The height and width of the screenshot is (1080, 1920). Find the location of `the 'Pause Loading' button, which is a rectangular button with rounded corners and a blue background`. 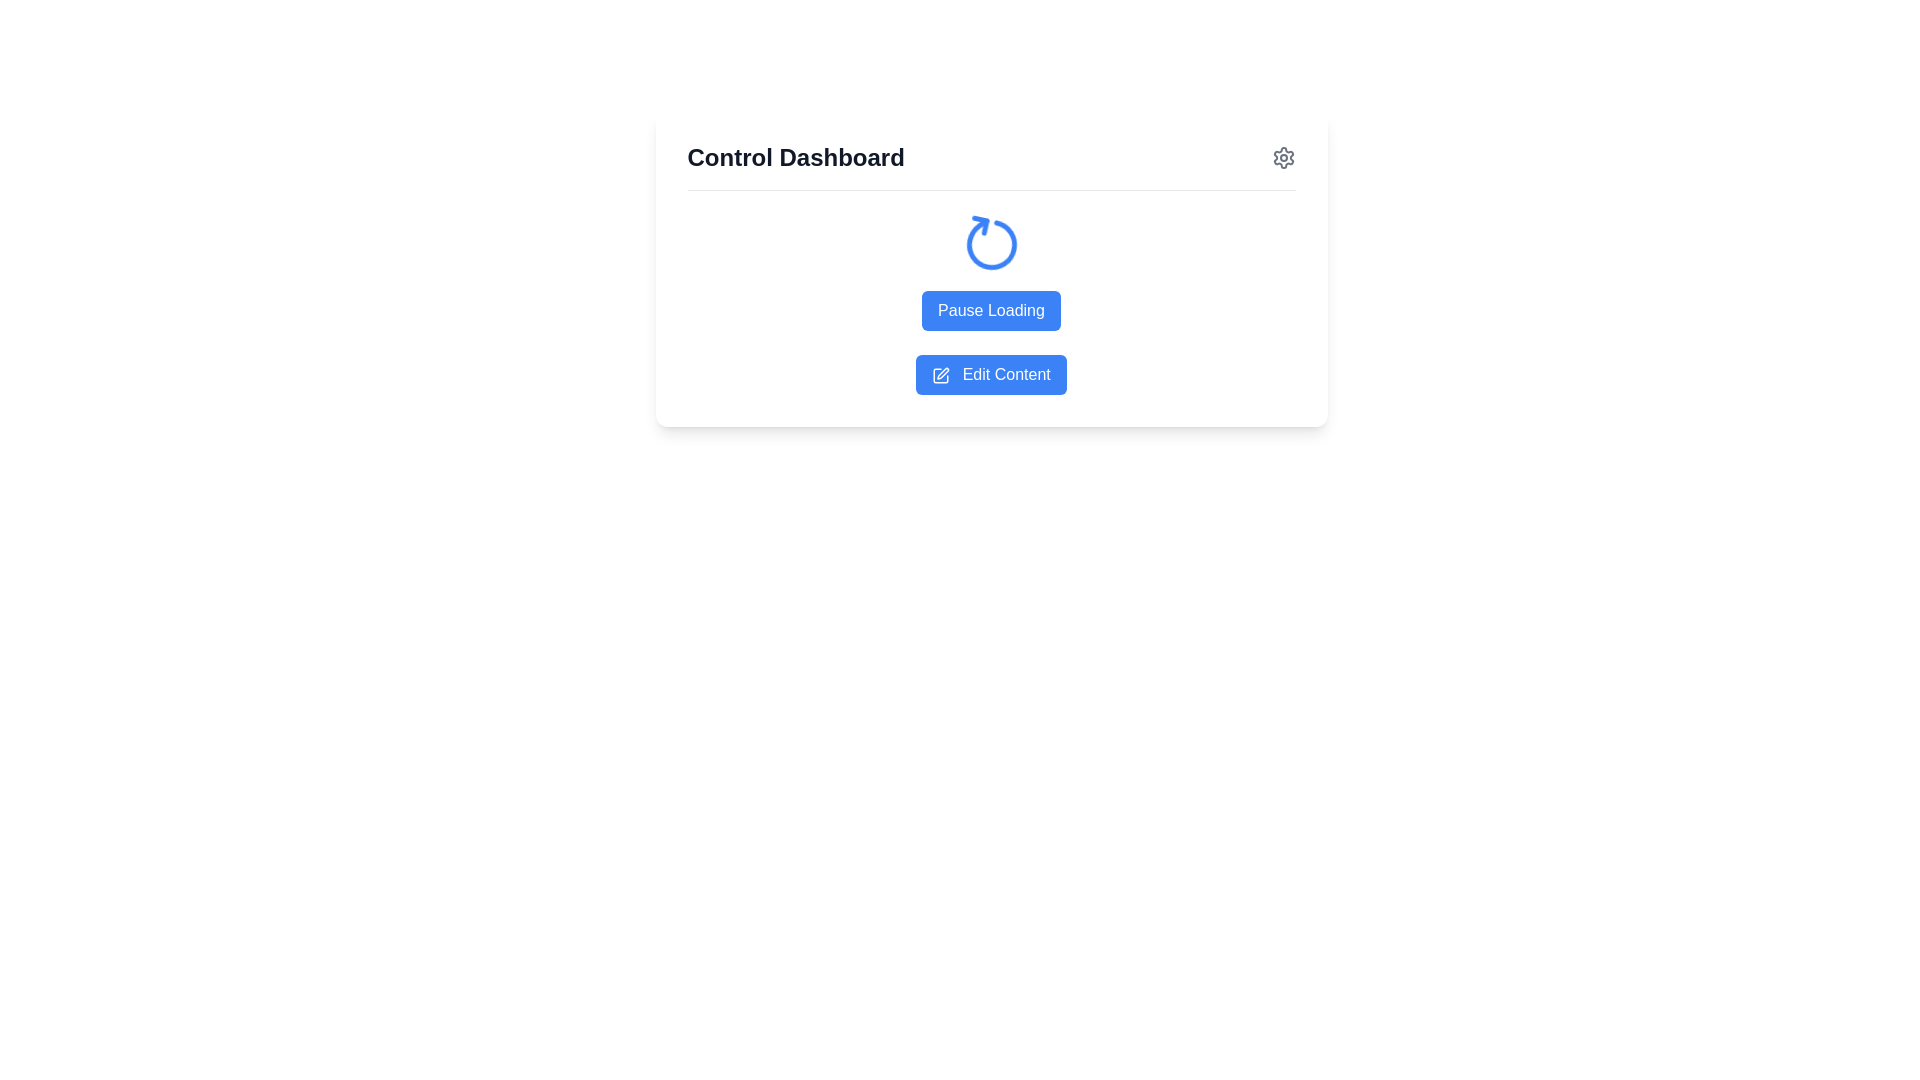

the 'Pause Loading' button, which is a rectangular button with rounded corners and a blue background is located at coordinates (991, 311).